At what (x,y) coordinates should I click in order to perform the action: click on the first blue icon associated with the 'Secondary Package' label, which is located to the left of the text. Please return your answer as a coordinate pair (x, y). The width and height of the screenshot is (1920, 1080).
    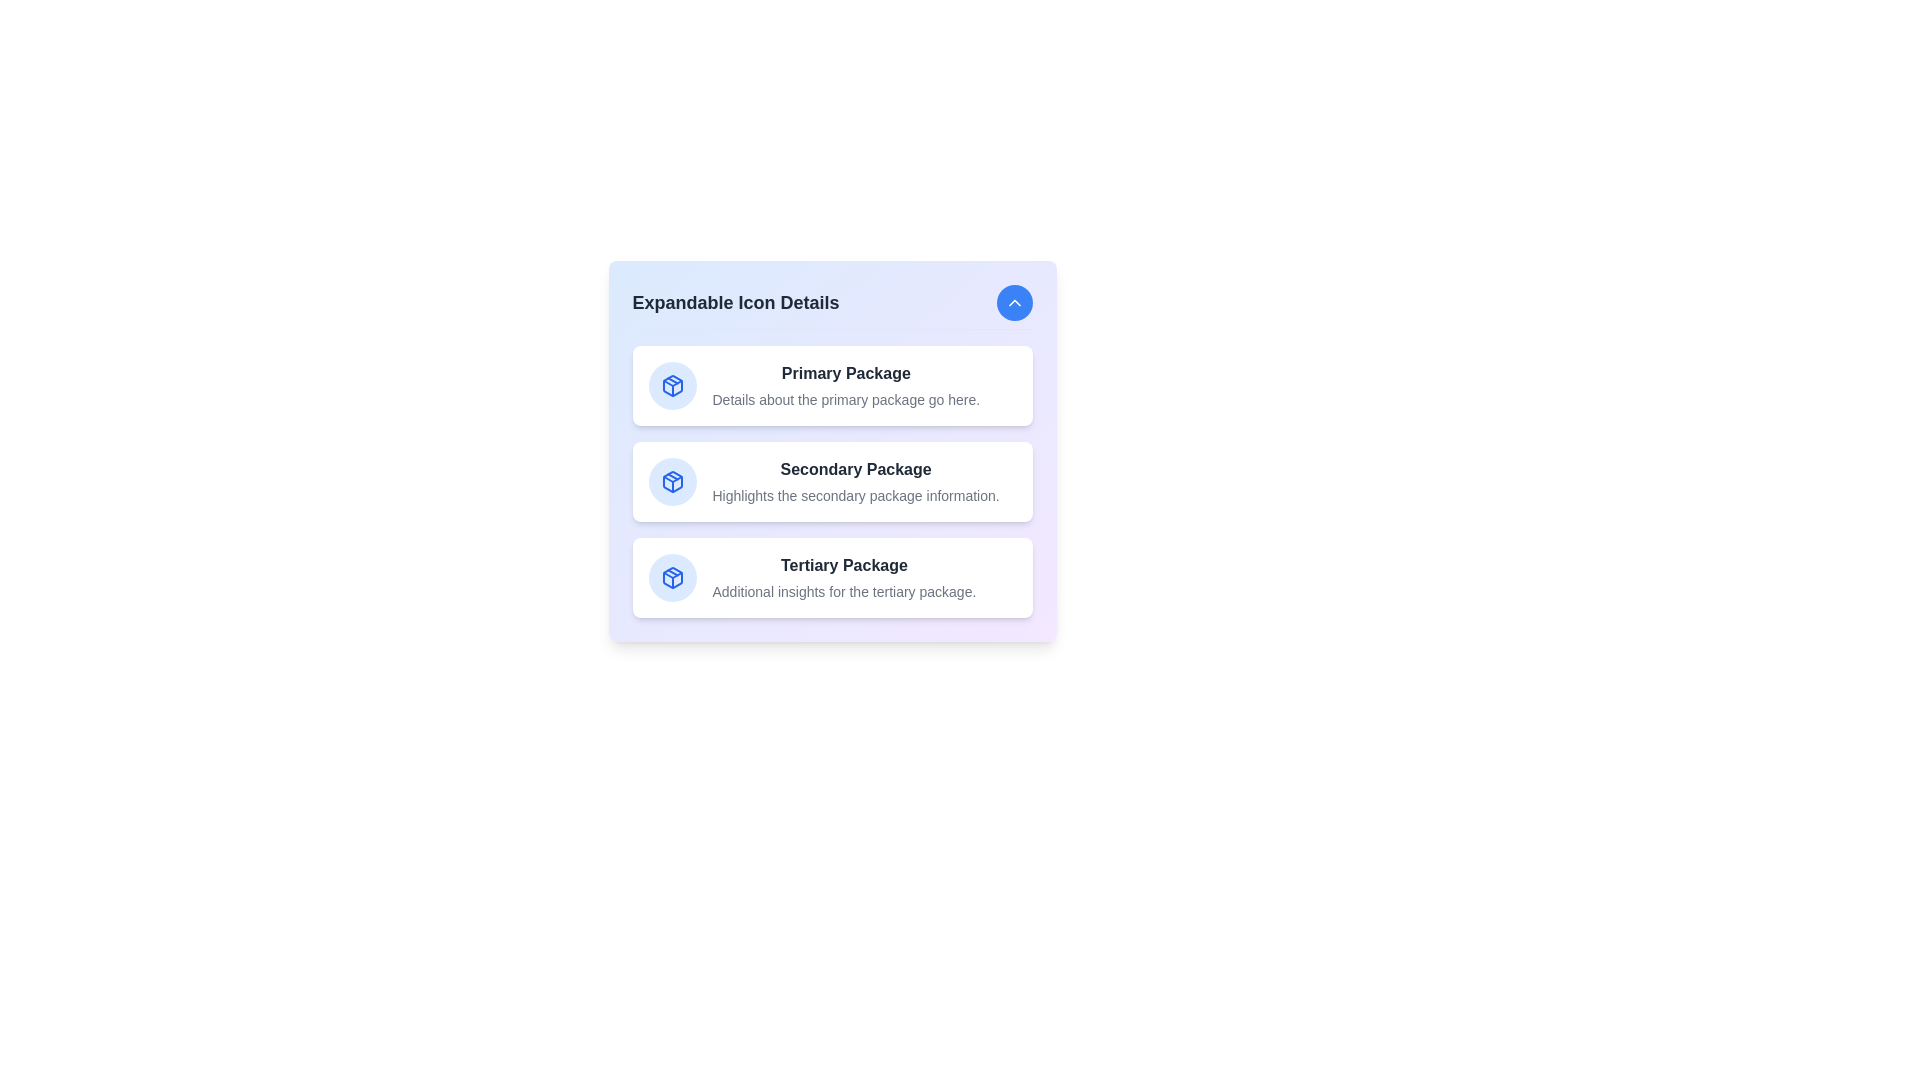
    Looking at the image, I should click on (672, 482).